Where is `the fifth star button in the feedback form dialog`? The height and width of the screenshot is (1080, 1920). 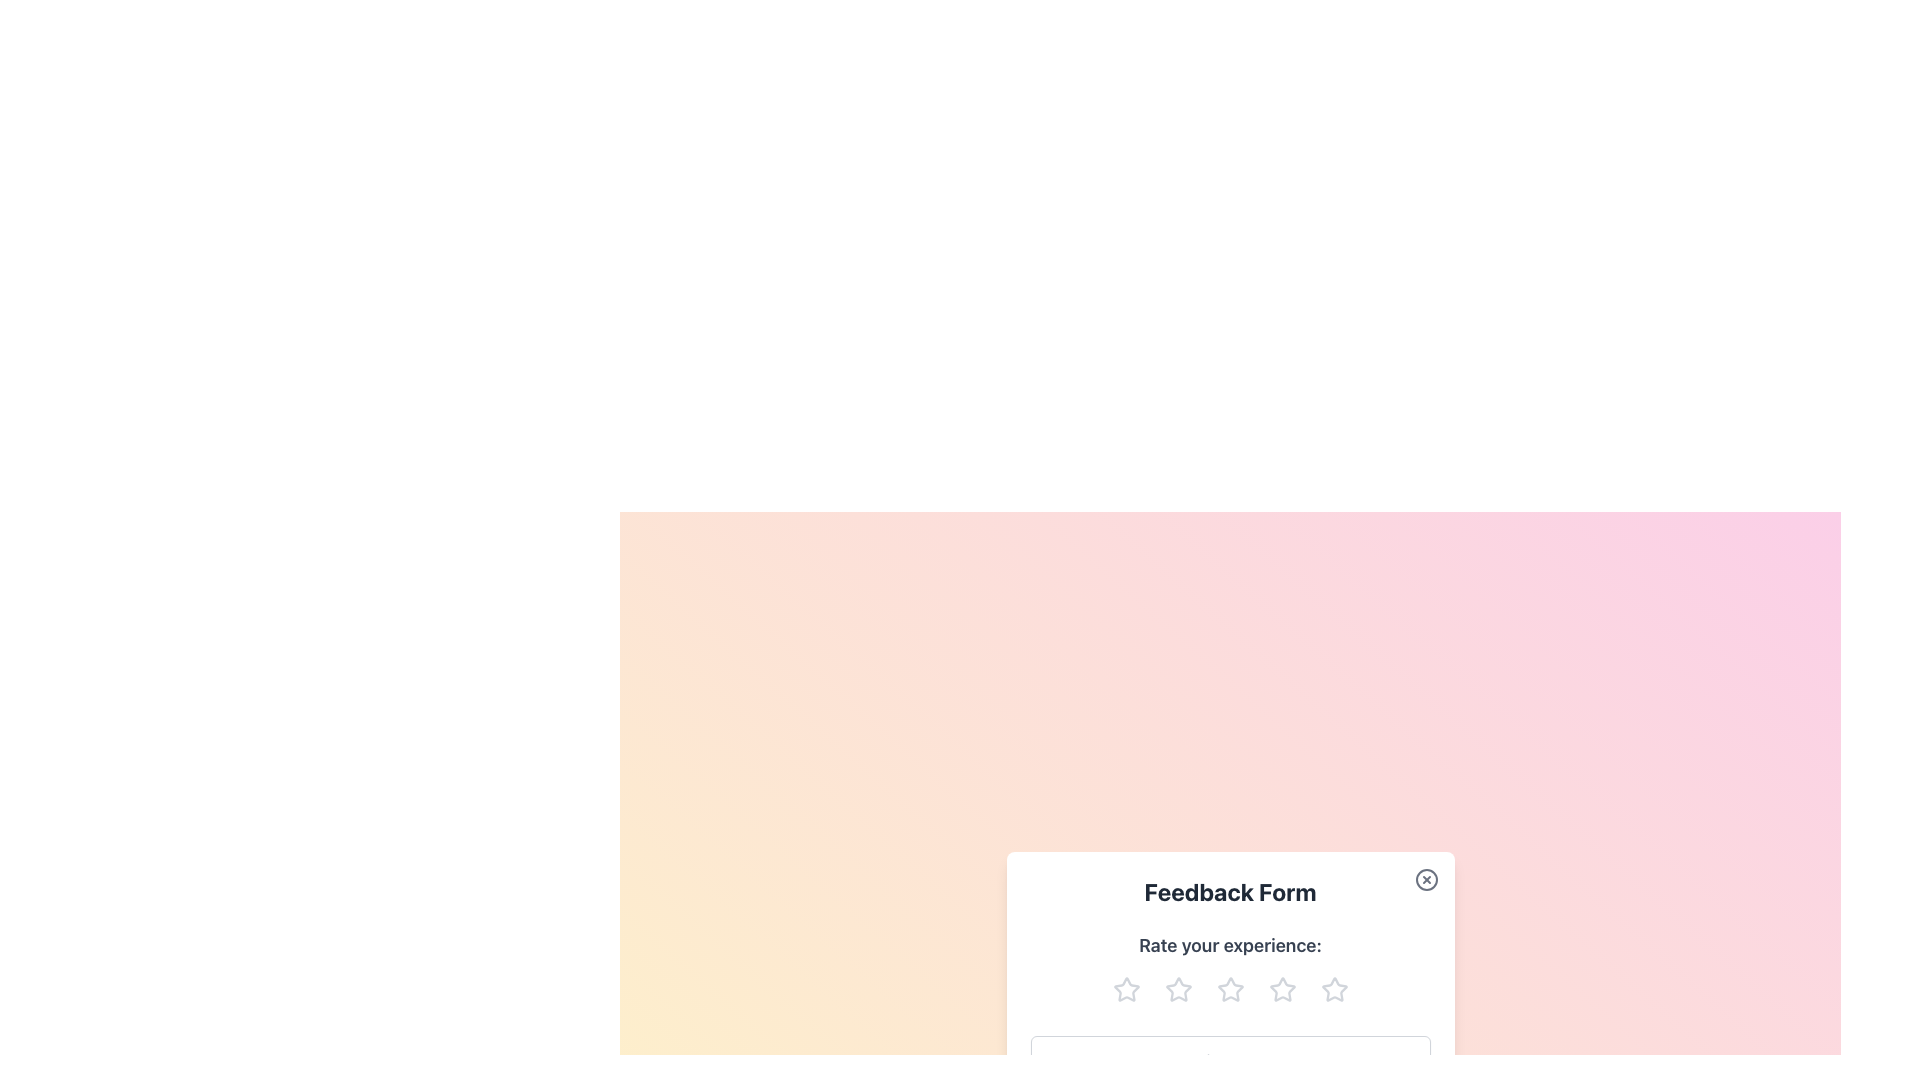 the fifth star button in the feedback form dialog is located at coordinates (1334, 990).